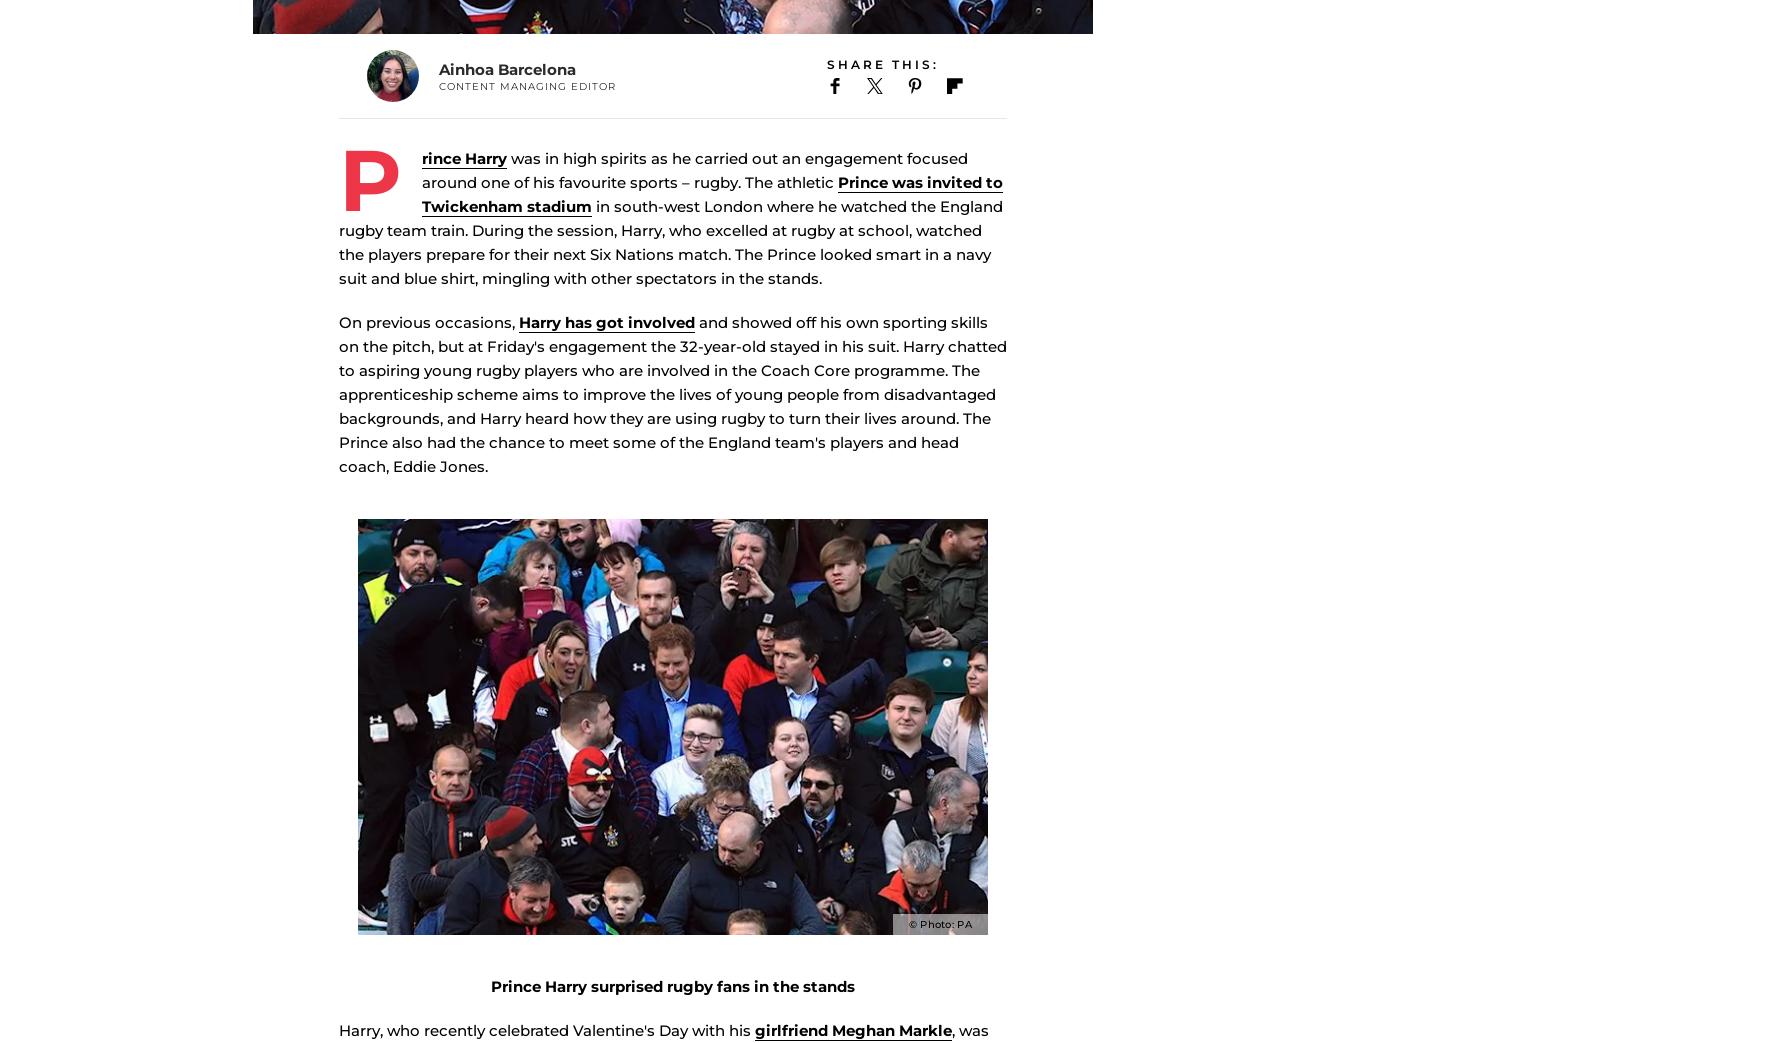 The image size is (1786, 1043). Describe the element at coordinates (422, 209) in the screenshot. I see `'Prince Harry'` at that location.